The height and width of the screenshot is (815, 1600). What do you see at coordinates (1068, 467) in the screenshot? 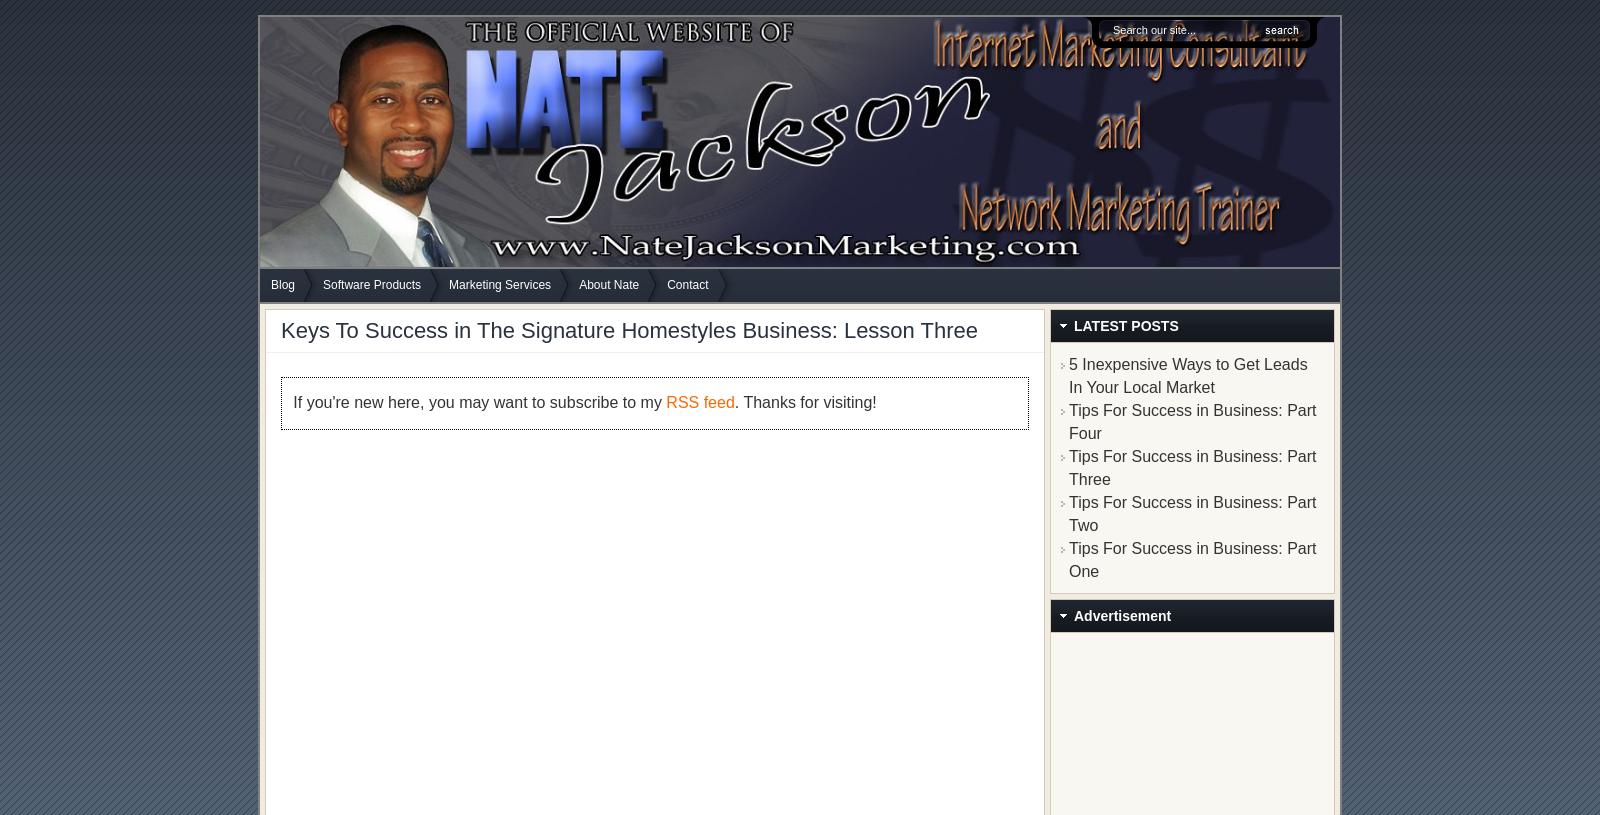
I see `'Tips For Success in Business: Part Three'` at bounding box center [1068, 467].